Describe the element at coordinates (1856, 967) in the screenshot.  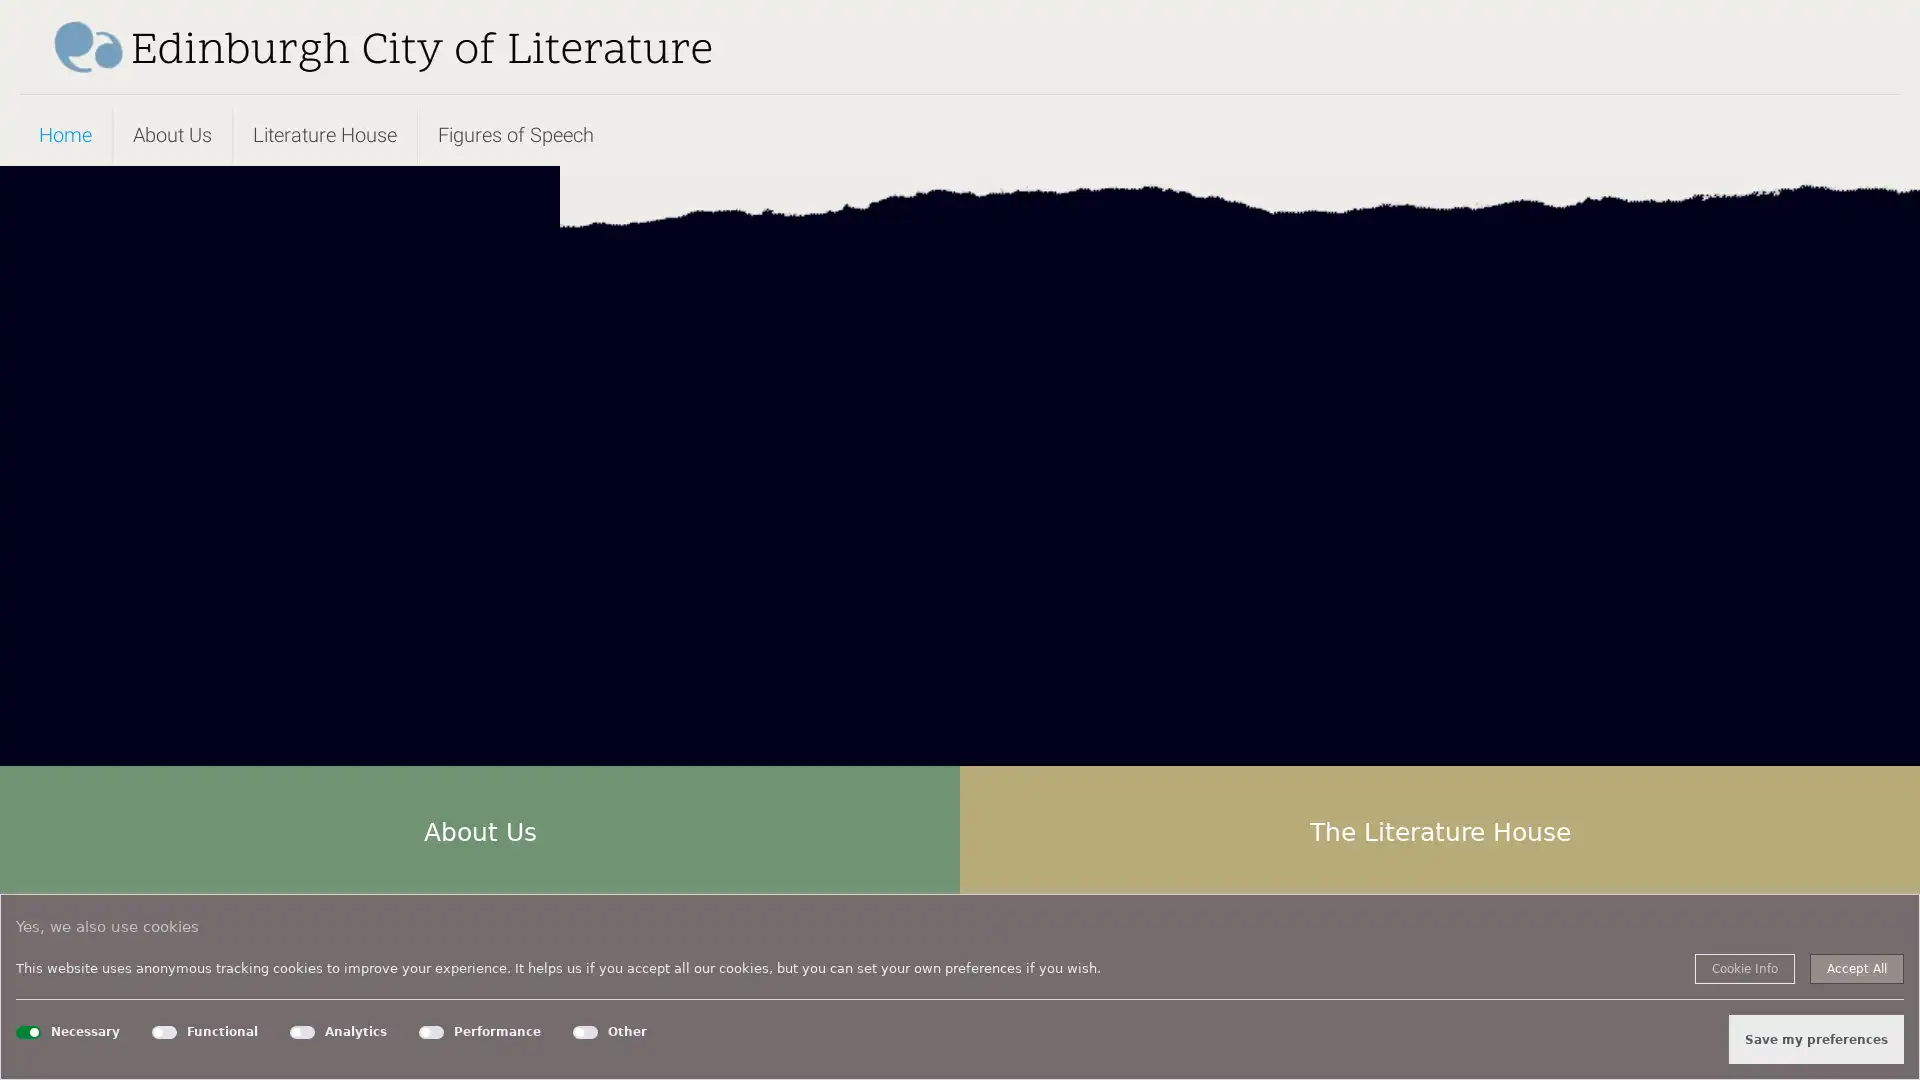
I see `Accept All` at that location.